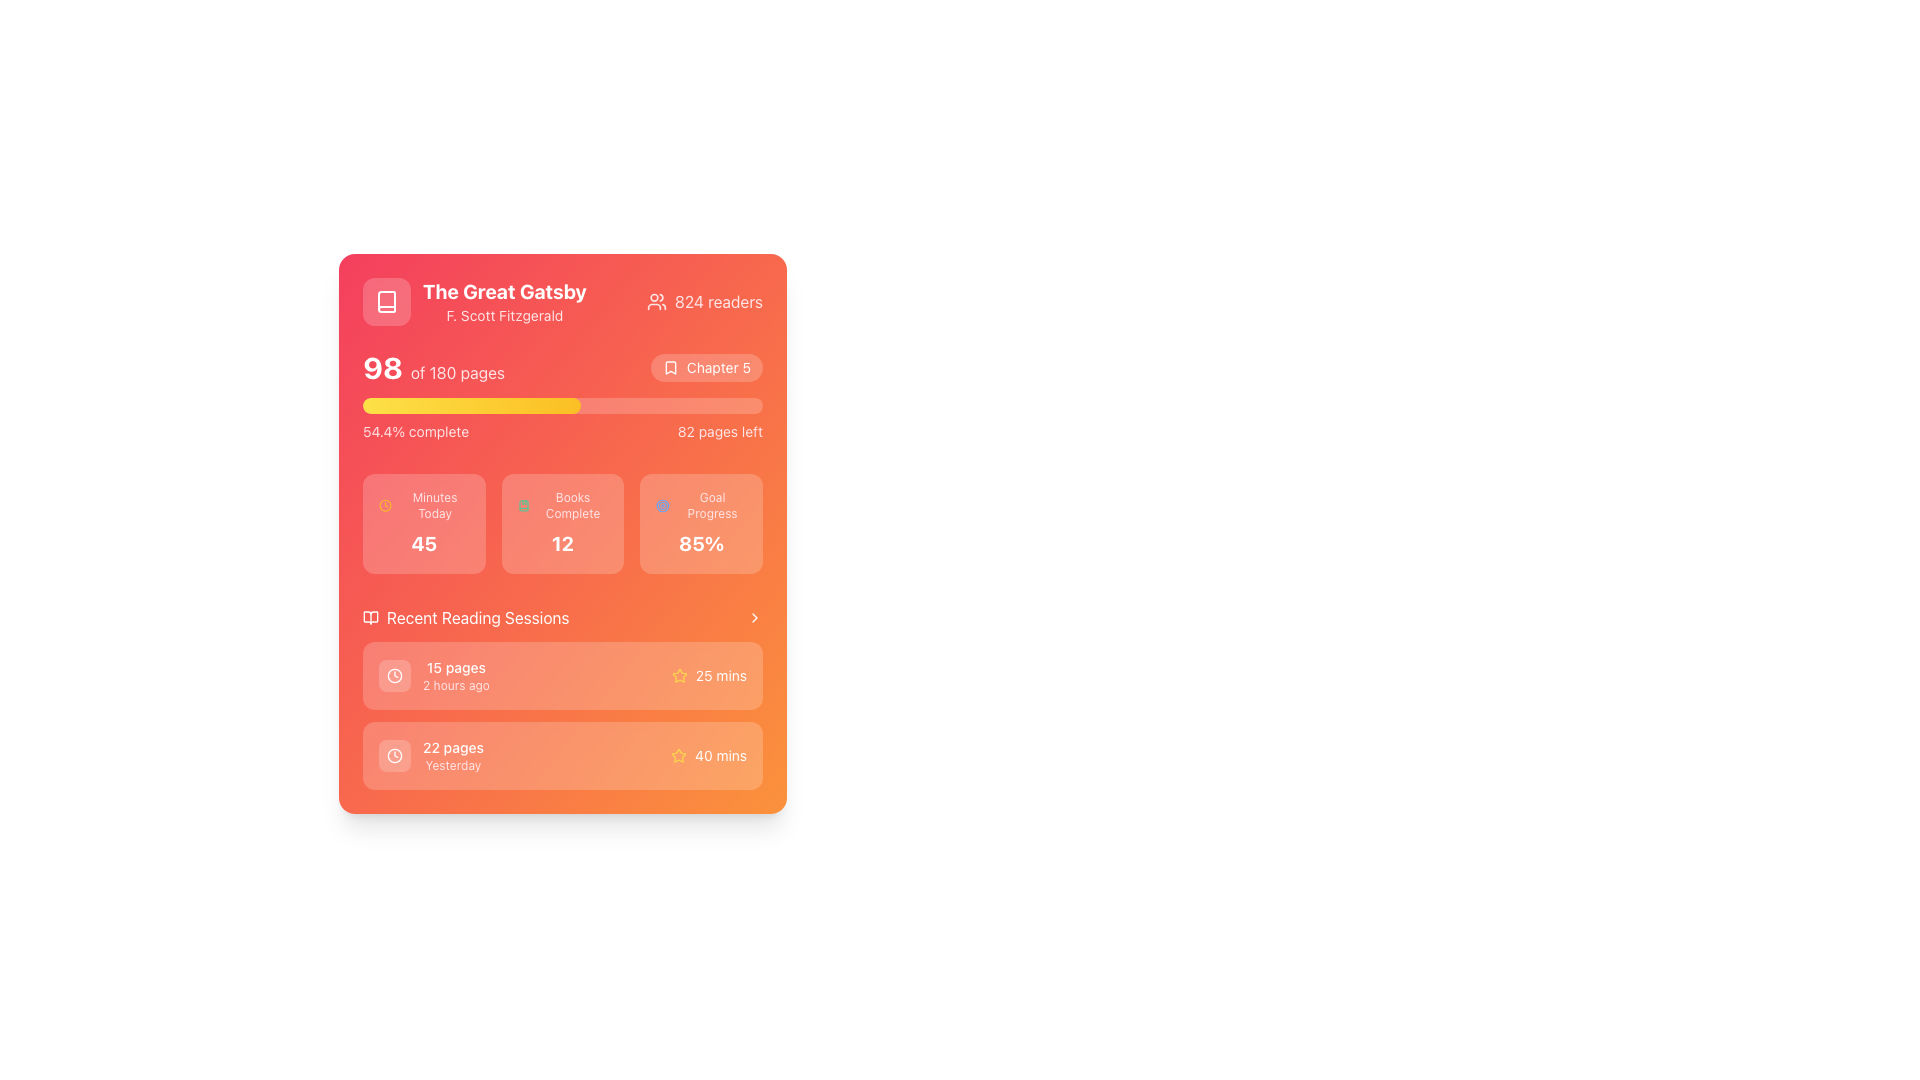 The width and height of the screenshot is (1920, 1080). What do you see at coordinates (455, 685) in the screenshot?
I see `text label displaying '2 hours ago' located below '15 pages' in the 'Recent Reading Sessions' panel` at bounding box center [455, 685].